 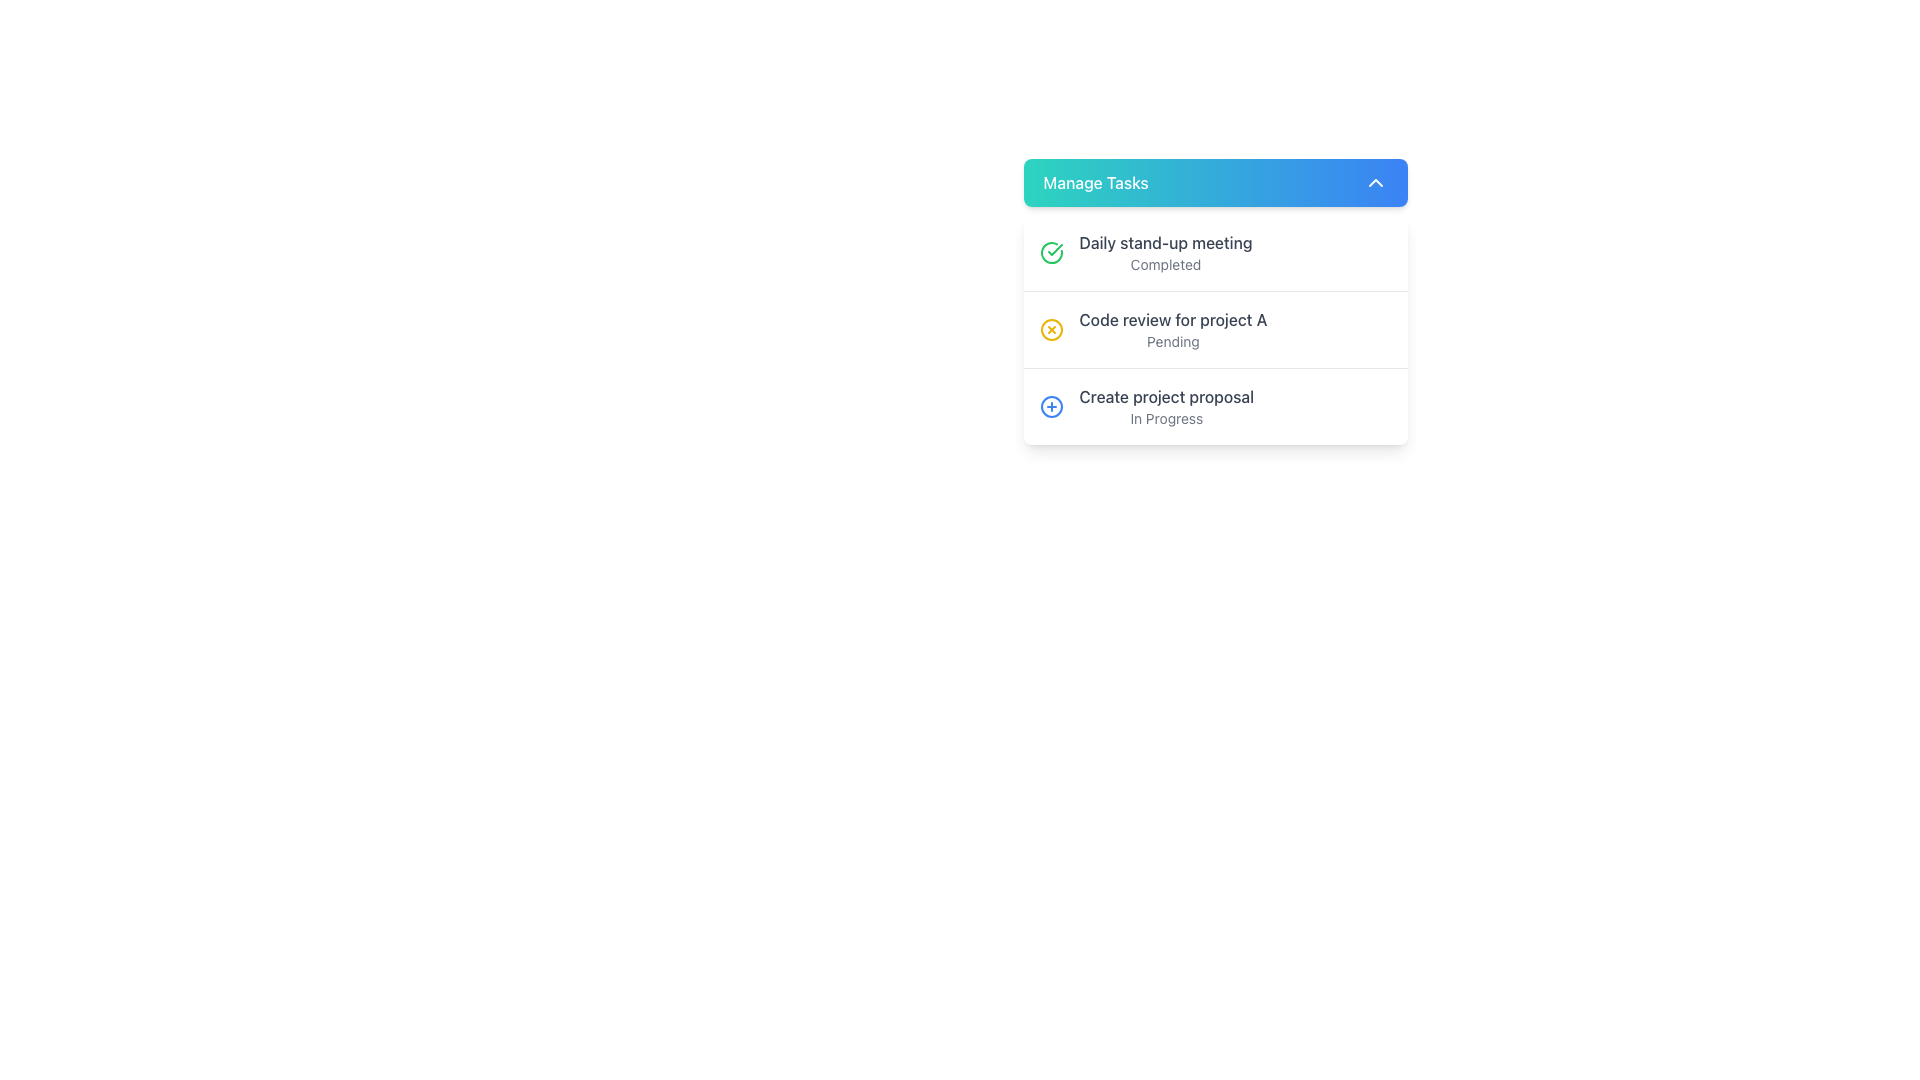 What do you see at coordinates (1166, 242) in the screenshot?
I see `the Text Label that displays the title of a task, located below the green checkmark icon and above the 'Completed' label in the first task slot of the list` at bounding box center [1166, 242].